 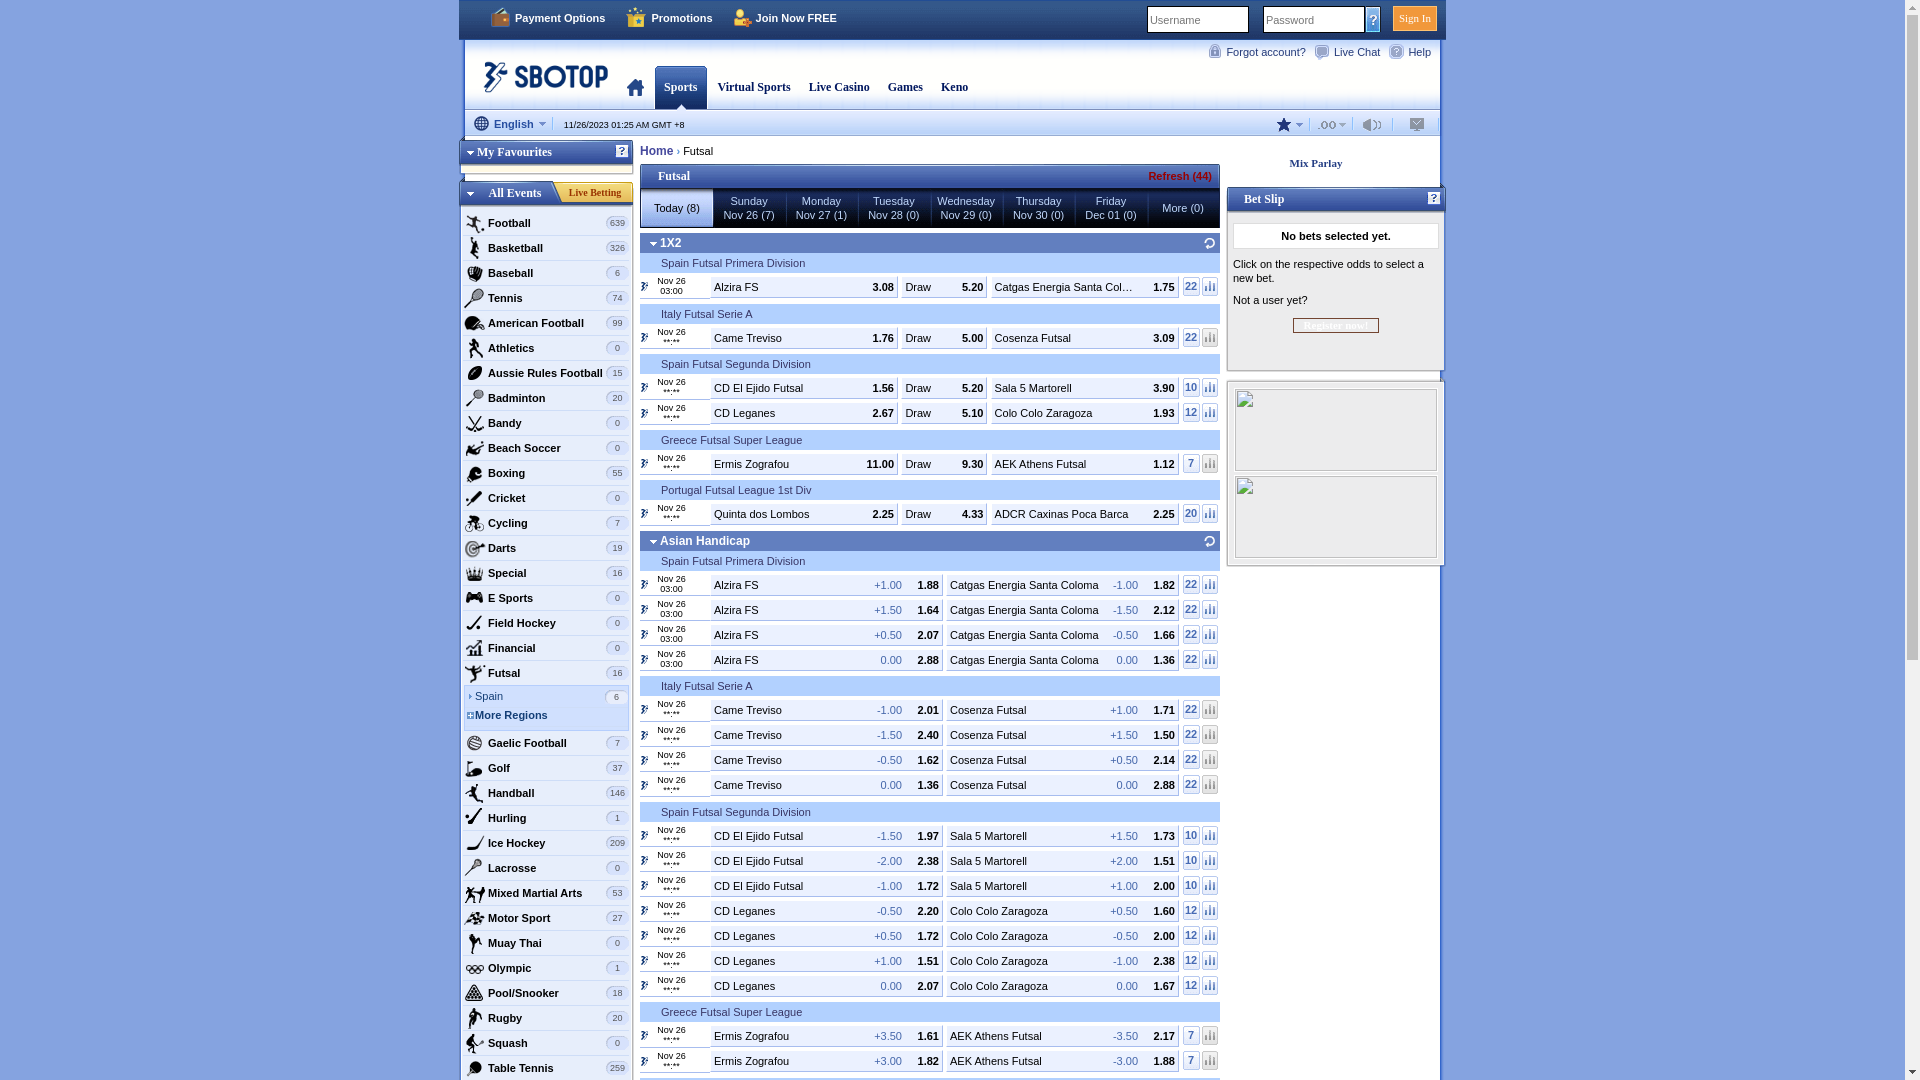 What do you see at coordinates (546, 918) in the screenshot?
I see `'Motor Sport` at bounding box center [546, 918].